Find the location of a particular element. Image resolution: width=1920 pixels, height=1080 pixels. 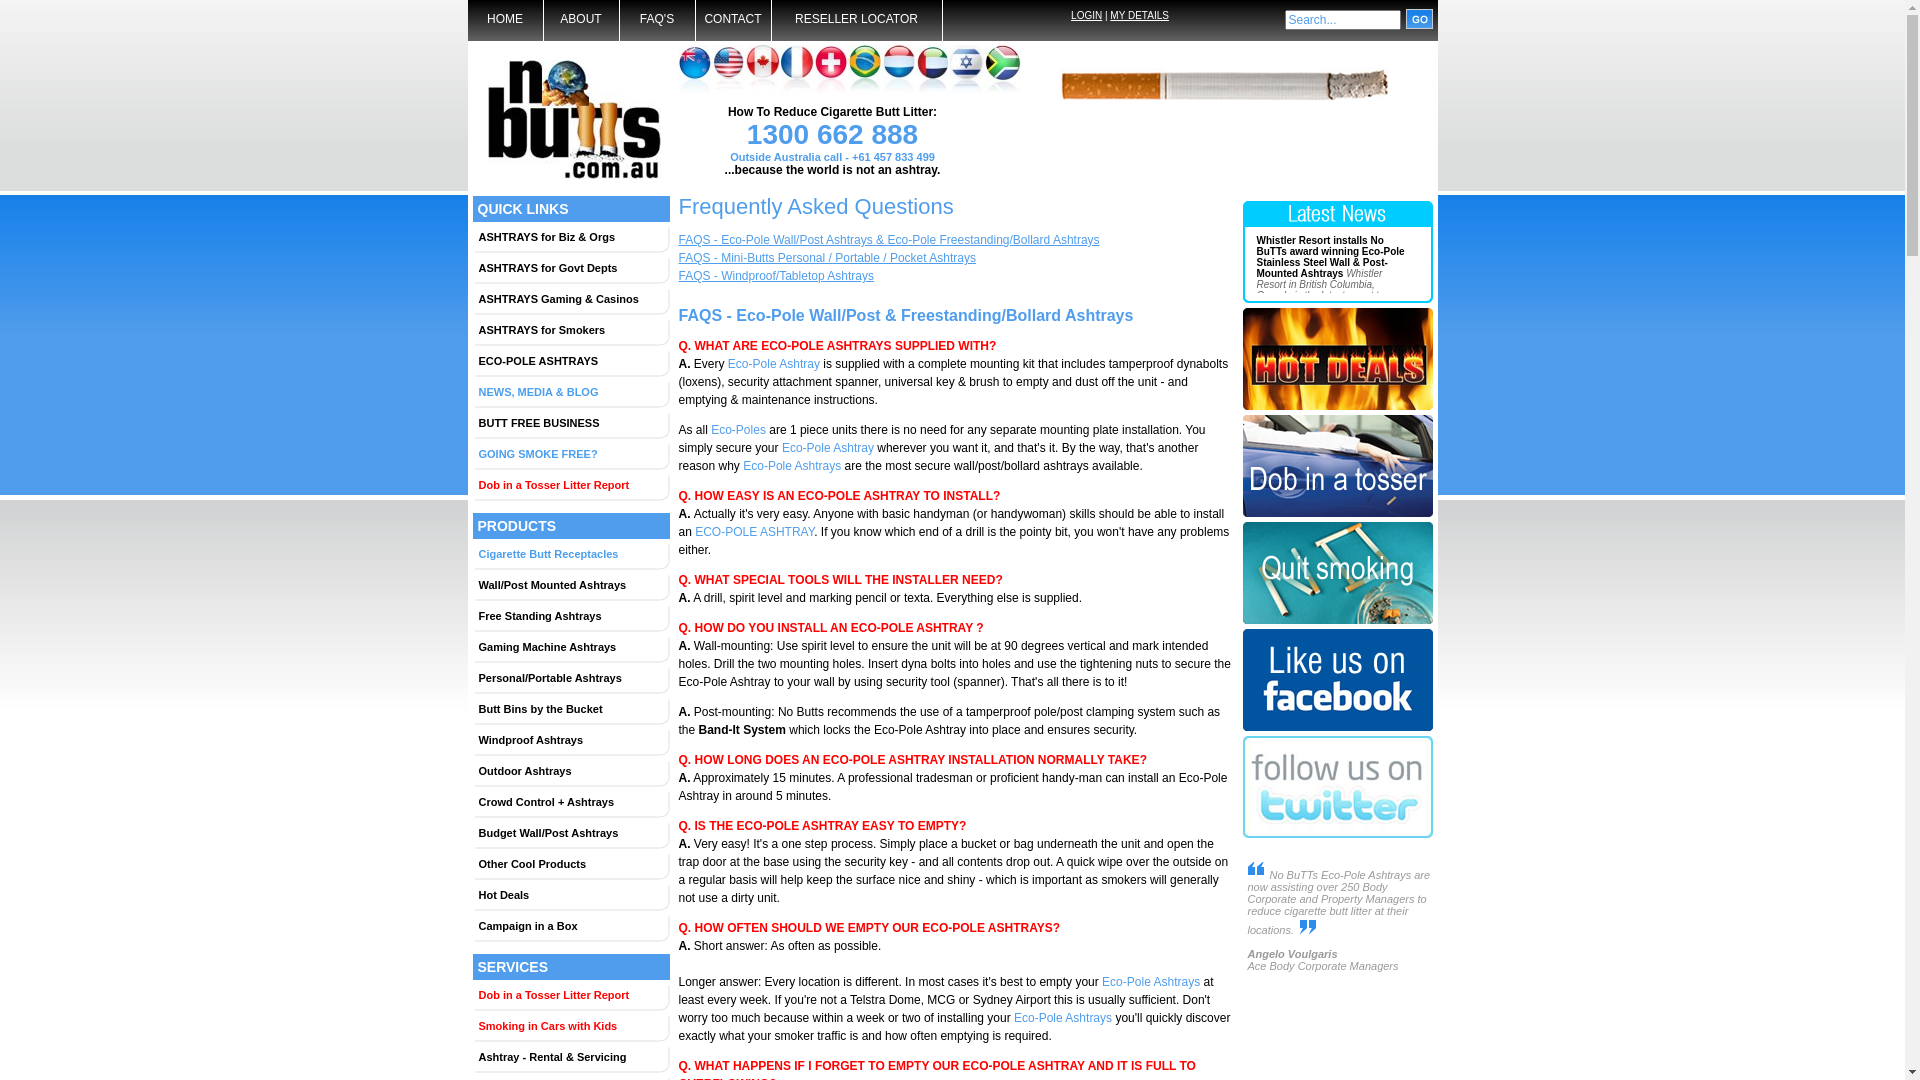

'Hot Deals' is located at coordinates (473, 893).